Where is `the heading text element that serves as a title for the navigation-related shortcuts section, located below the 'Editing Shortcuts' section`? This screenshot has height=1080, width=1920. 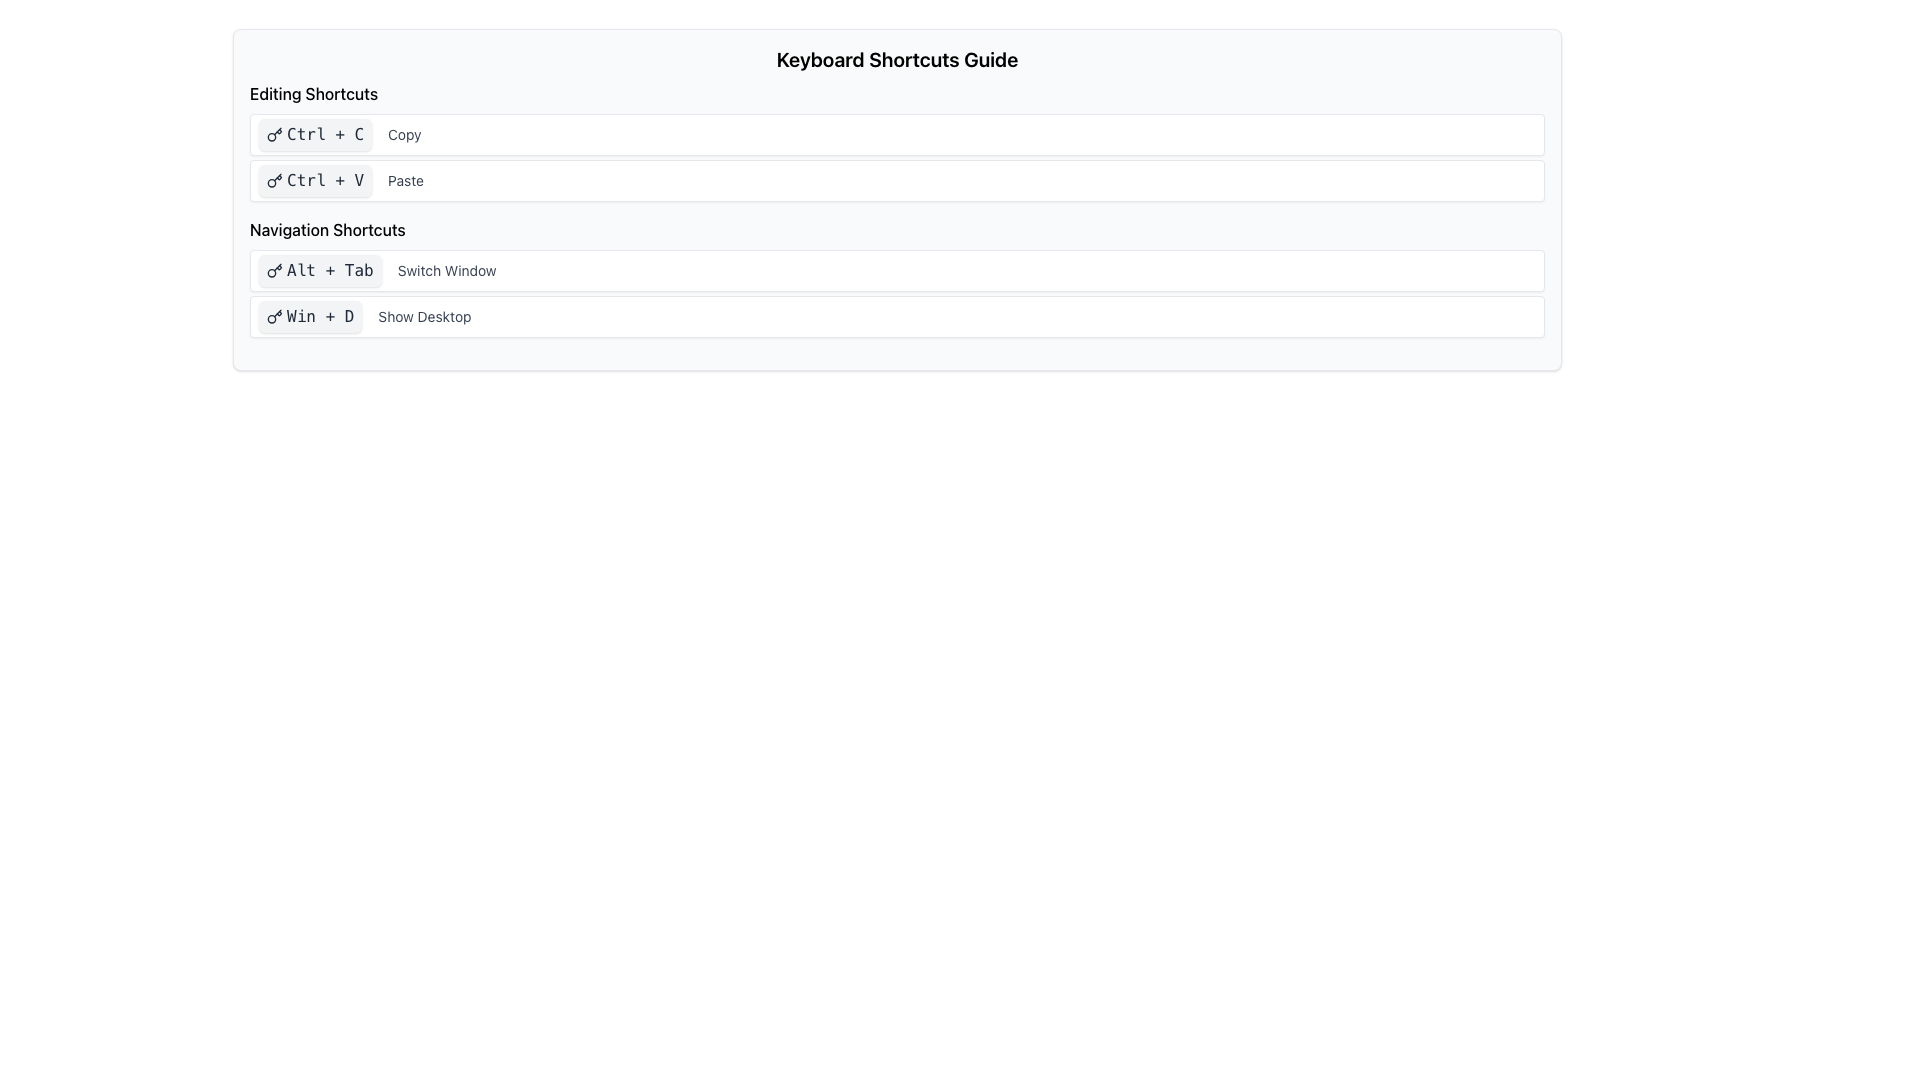
the heading text element that serves as a title for the navigation-related shortcuts section, located below the 'Editing Shortcuts' section is located at coordinates (327, 229).